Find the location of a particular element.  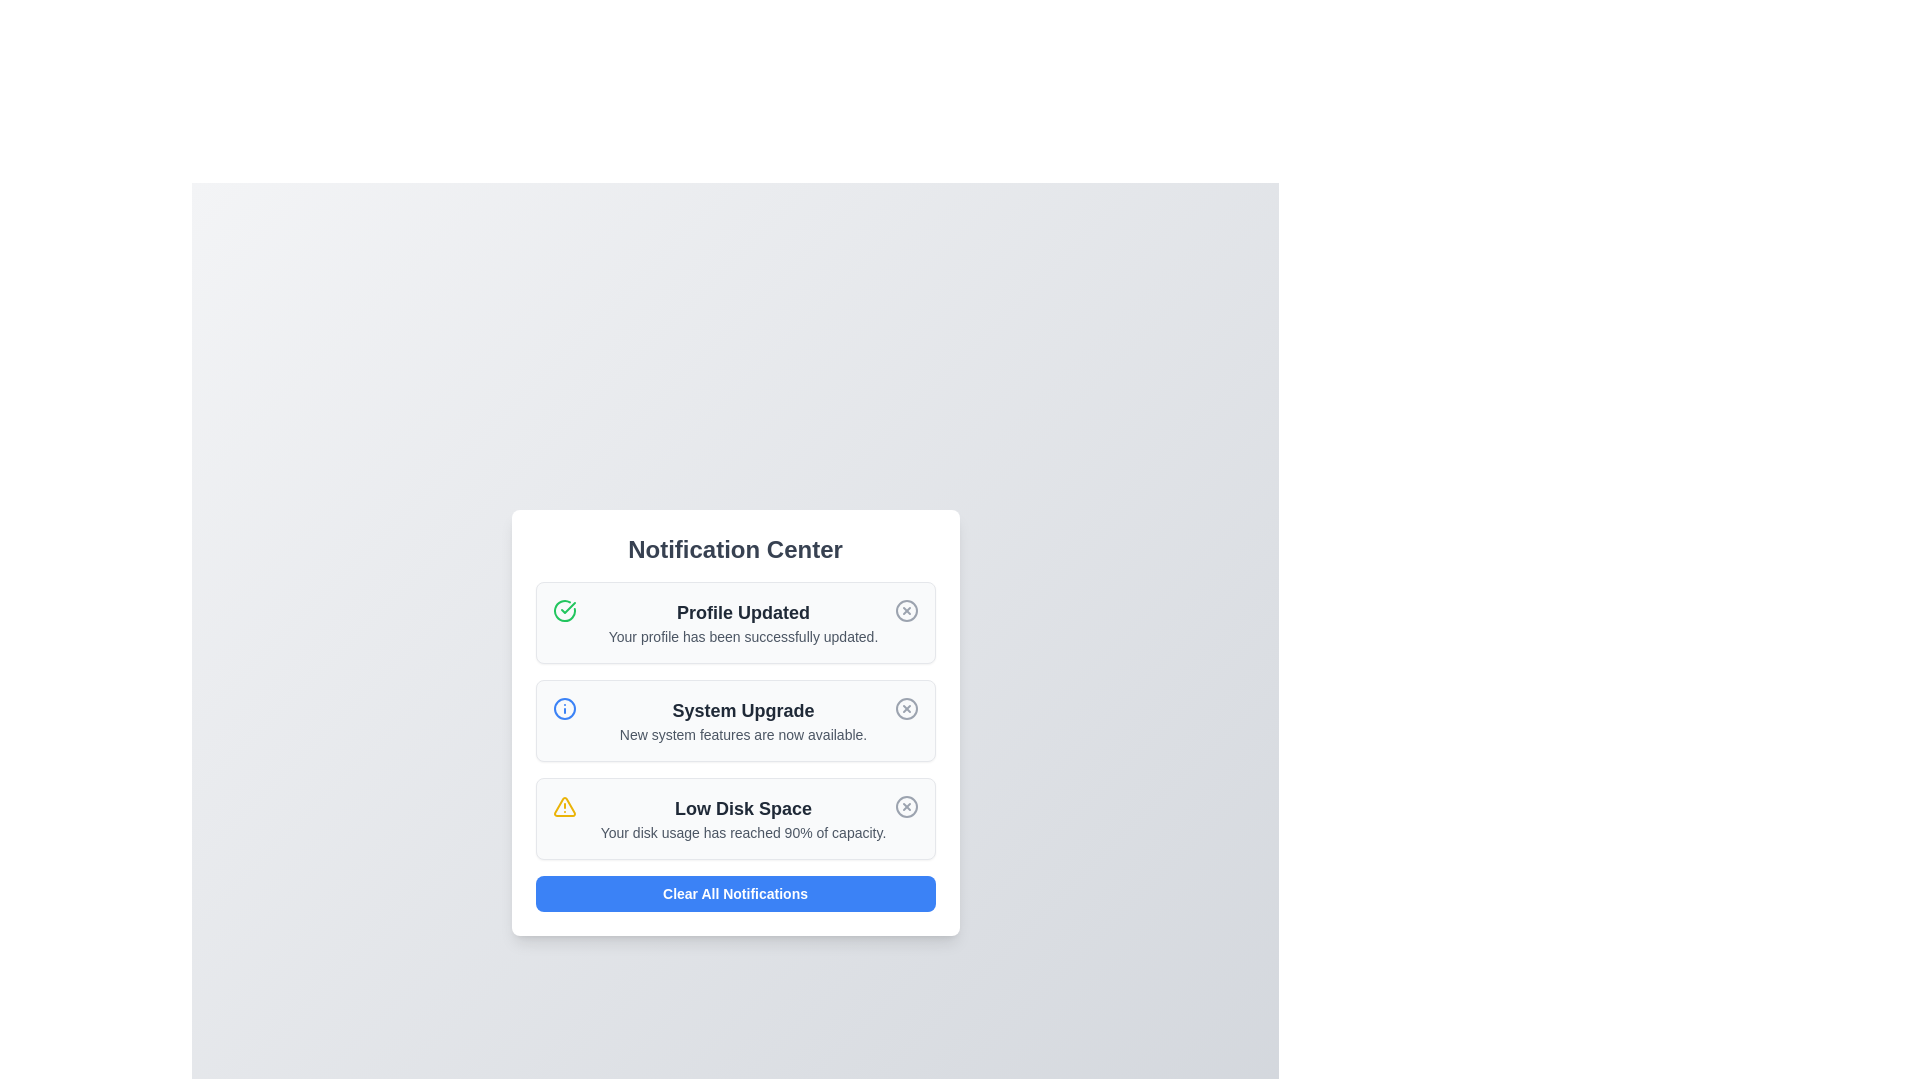

the title text of the second notification card in the Notification Center, which indicates a system upgrade event is located at coordinates (742, 709).